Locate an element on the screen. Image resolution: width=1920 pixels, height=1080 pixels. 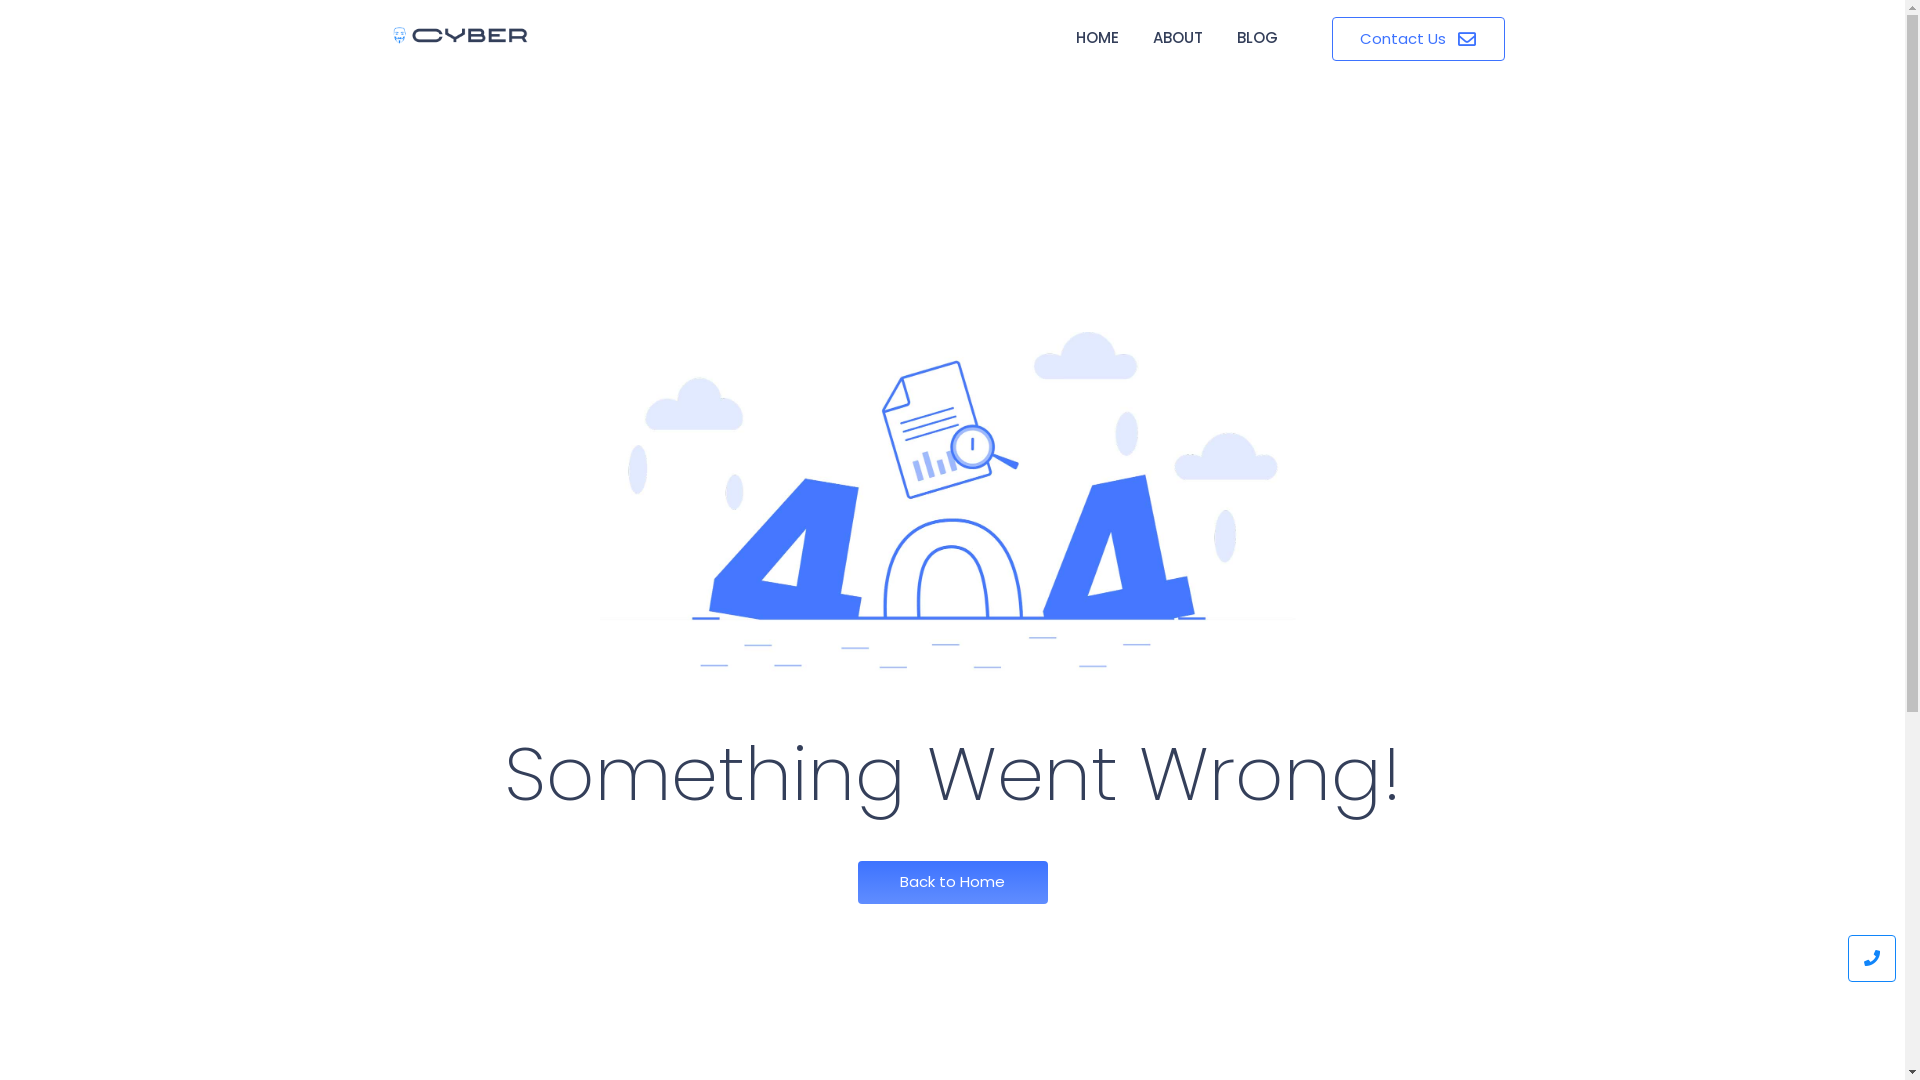
'ABOUT' is located at coordinates (1177, 38).